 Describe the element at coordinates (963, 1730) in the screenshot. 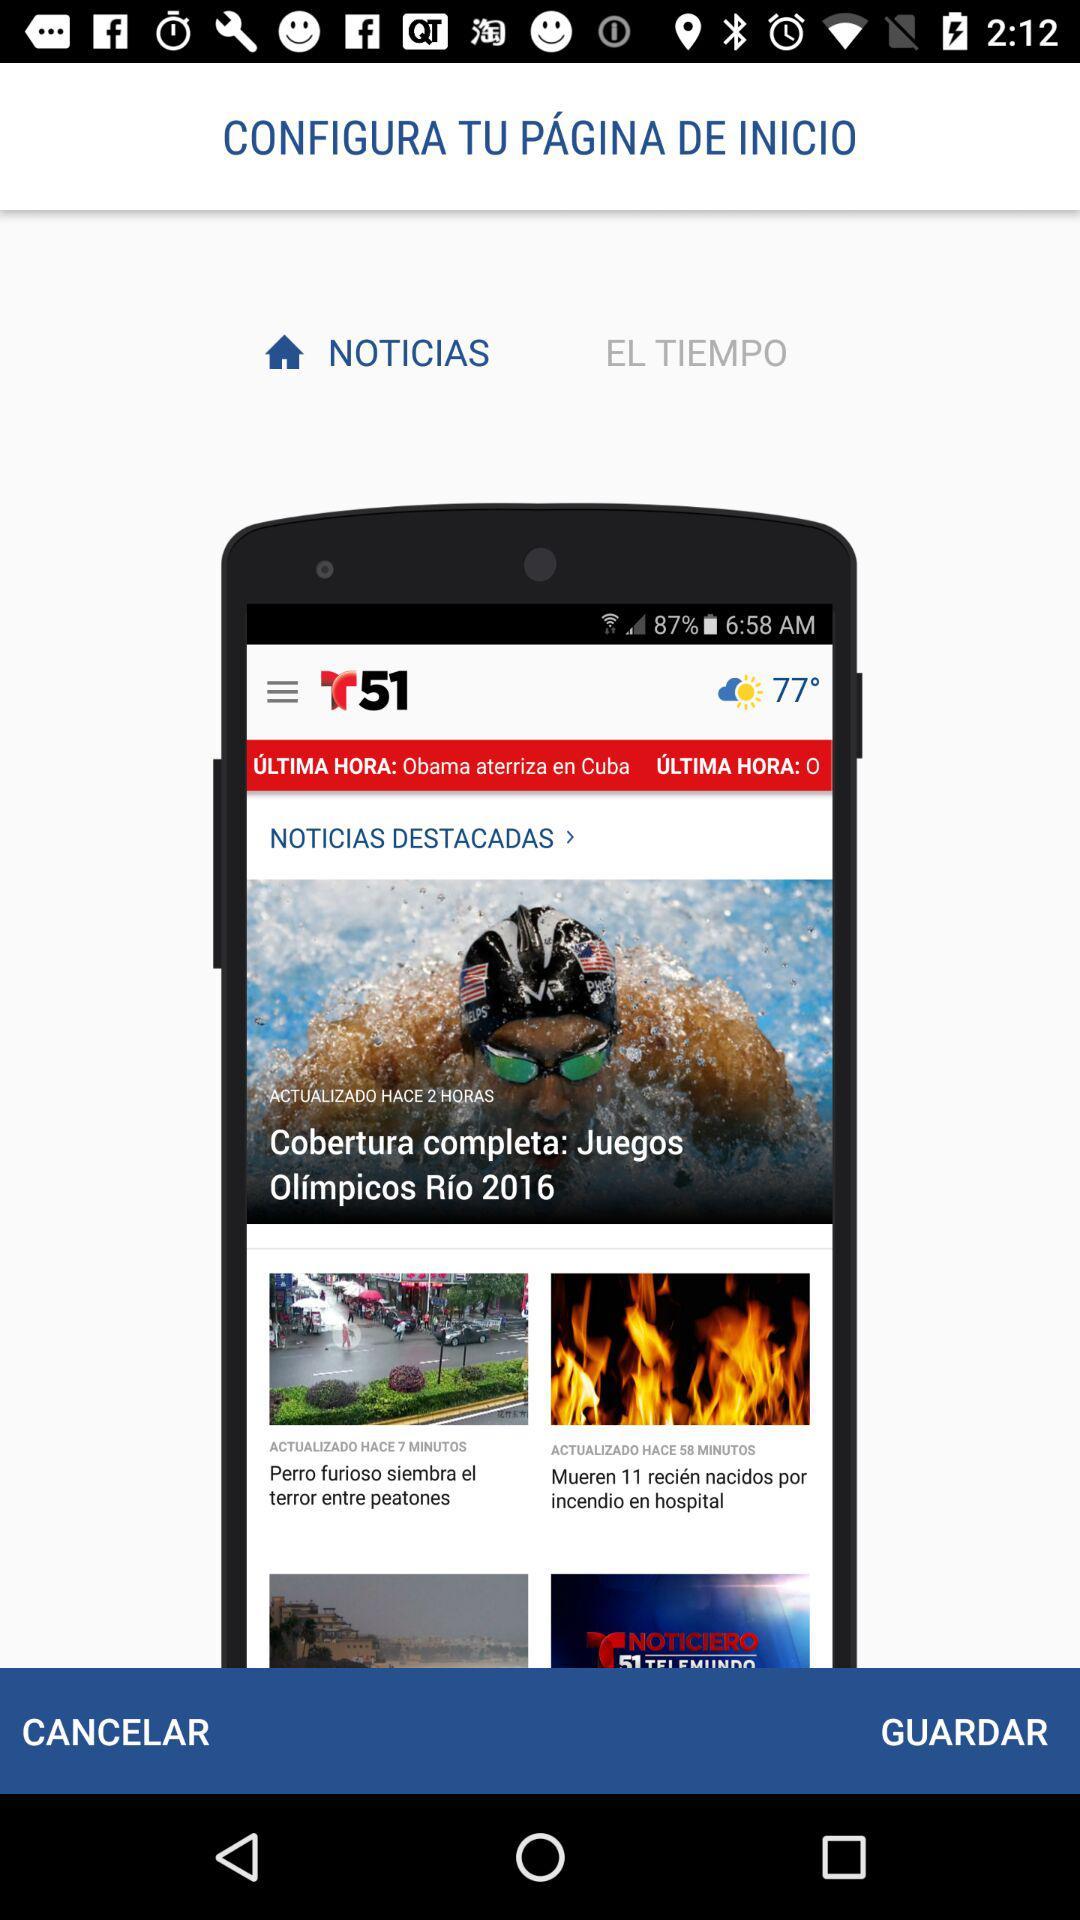

I see `the item at the bottom right corner` at that location.